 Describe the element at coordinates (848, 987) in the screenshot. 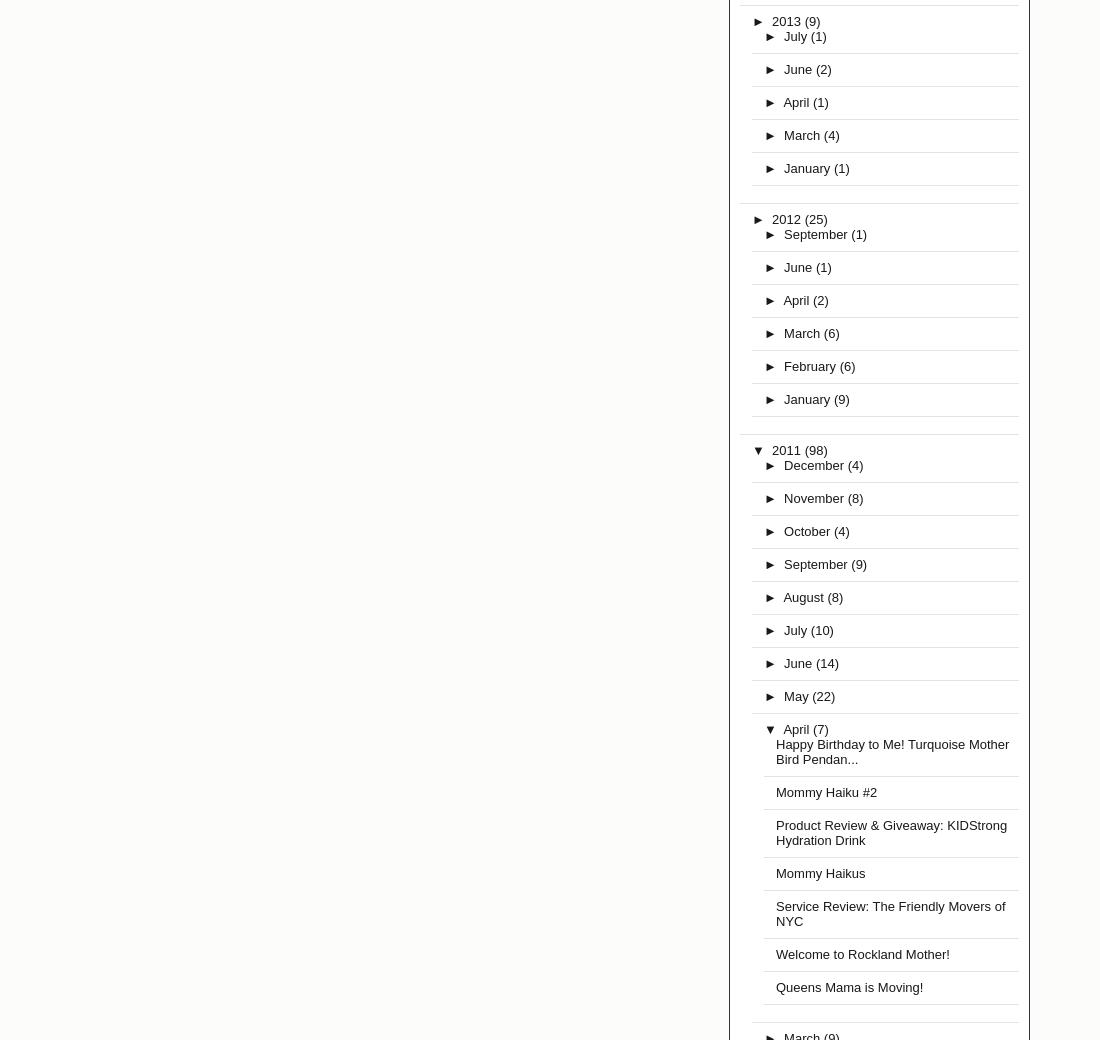

I see `'Queens Mama is Moving!'` at that location.